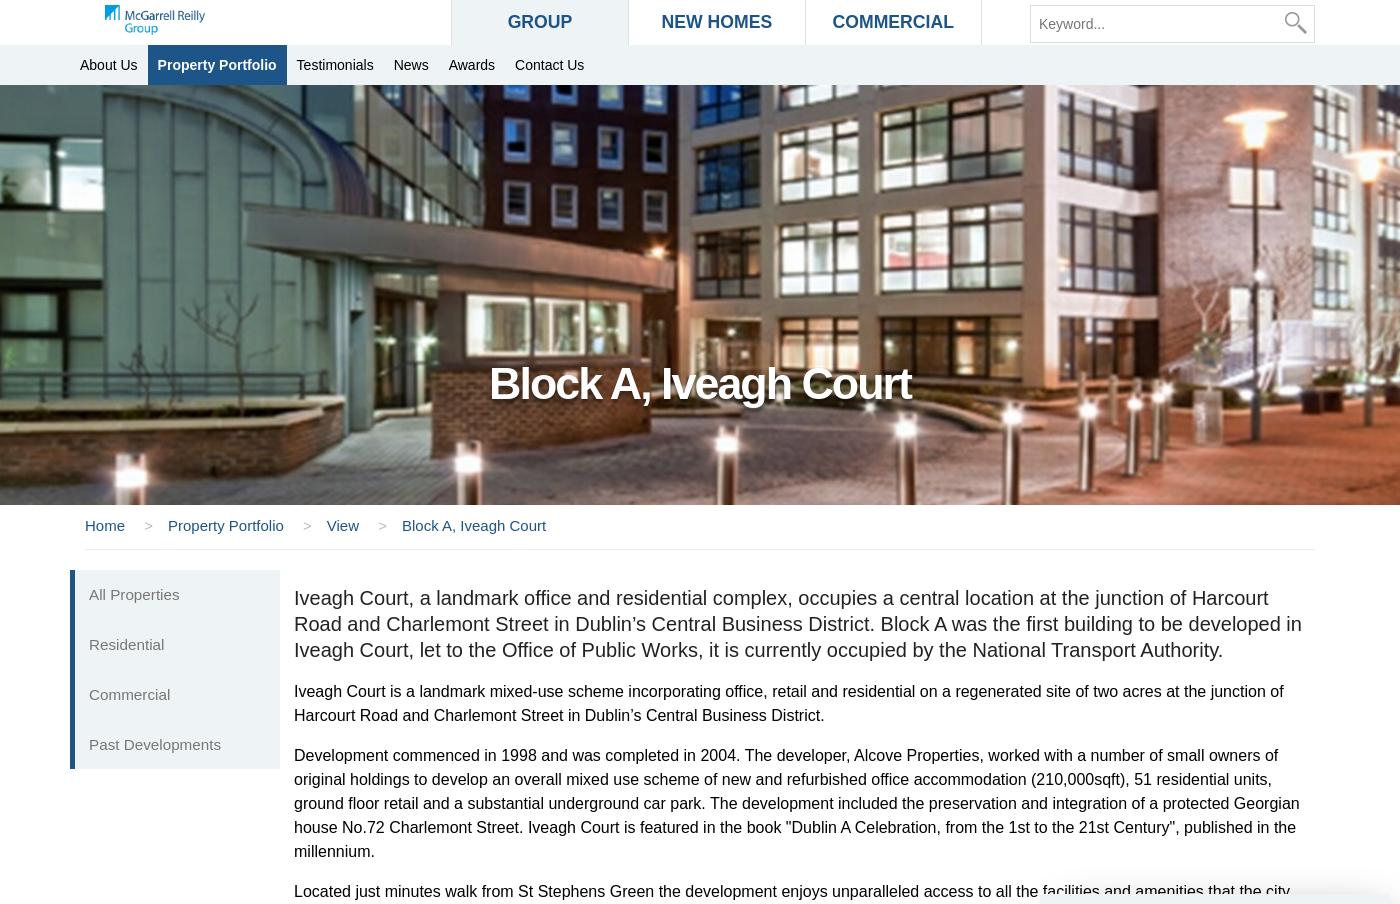  Describe the element at coordinates (106, 525) in the screenshot. I see `'Home'` at that location.